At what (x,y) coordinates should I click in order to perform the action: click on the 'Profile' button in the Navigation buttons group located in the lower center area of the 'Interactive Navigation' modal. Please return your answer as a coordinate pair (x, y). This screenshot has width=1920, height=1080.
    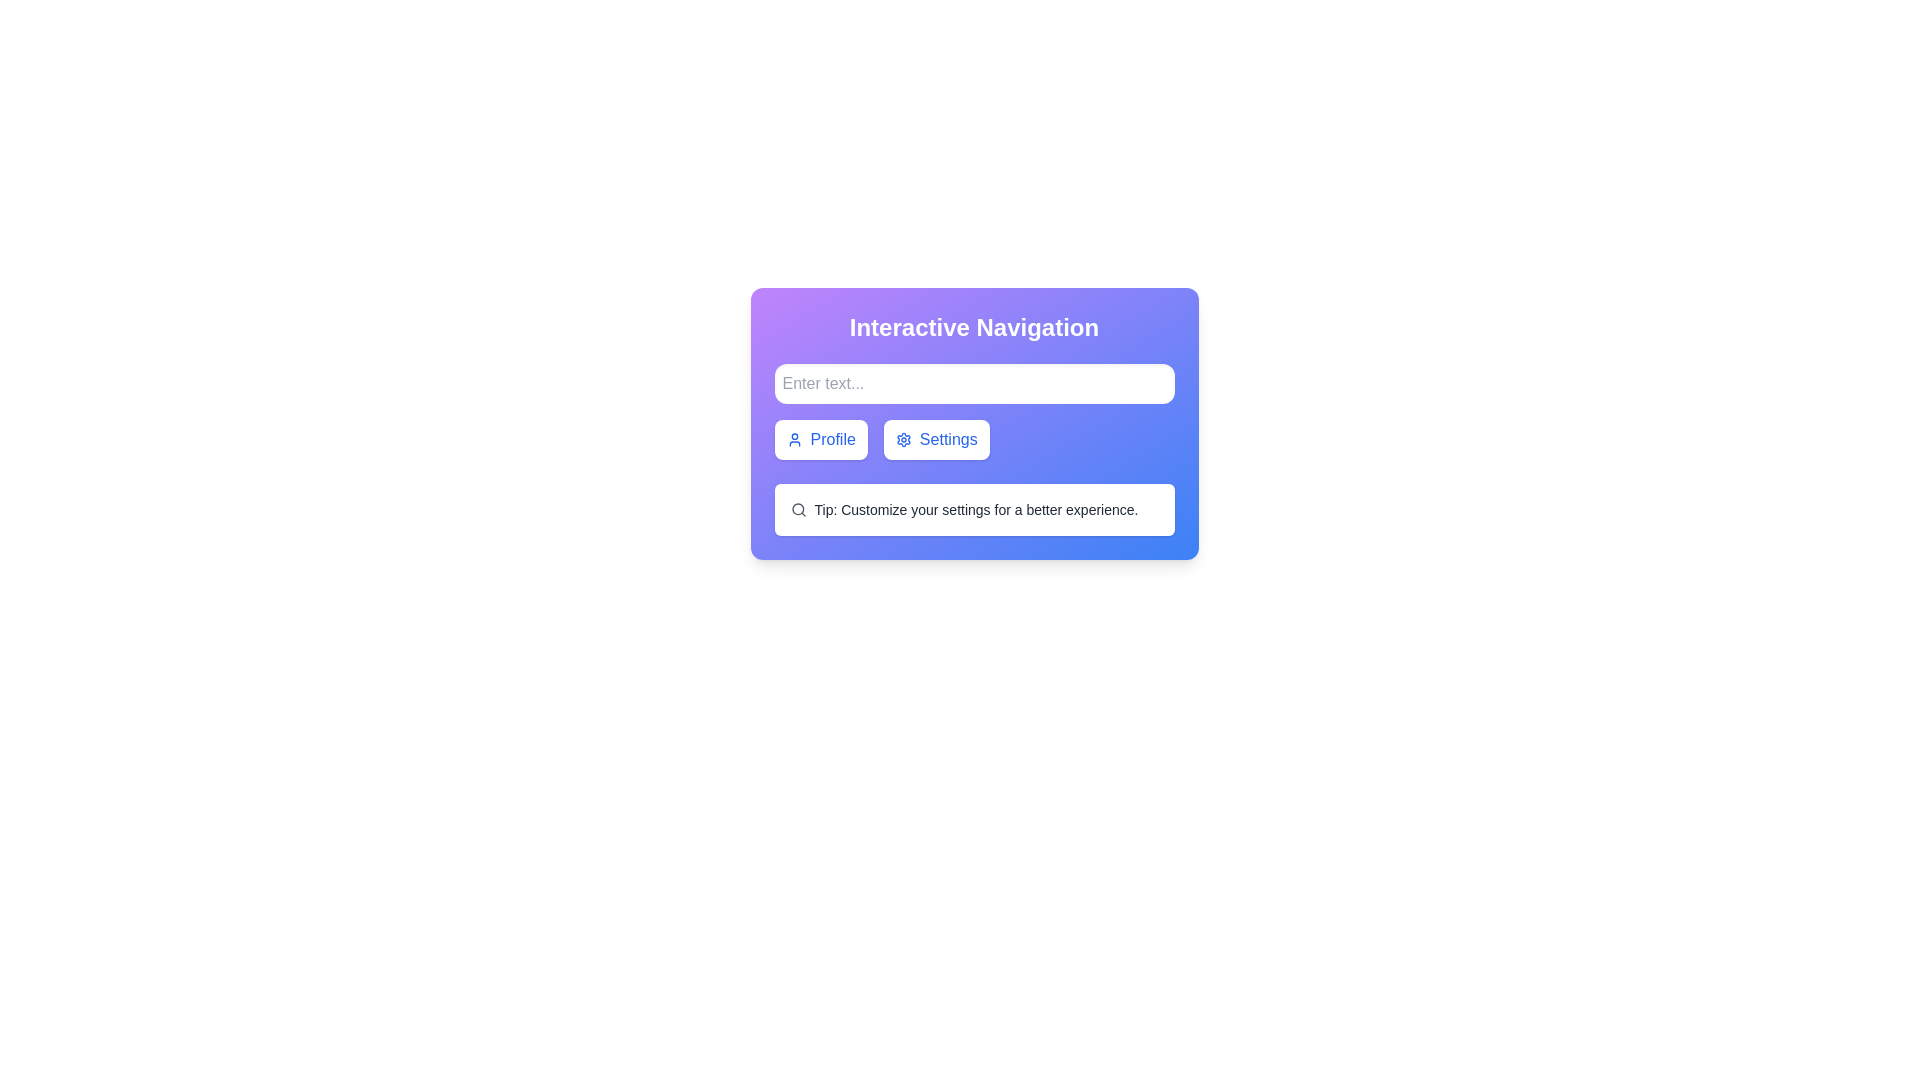
    Looking at the image, I should click on (974, 438).